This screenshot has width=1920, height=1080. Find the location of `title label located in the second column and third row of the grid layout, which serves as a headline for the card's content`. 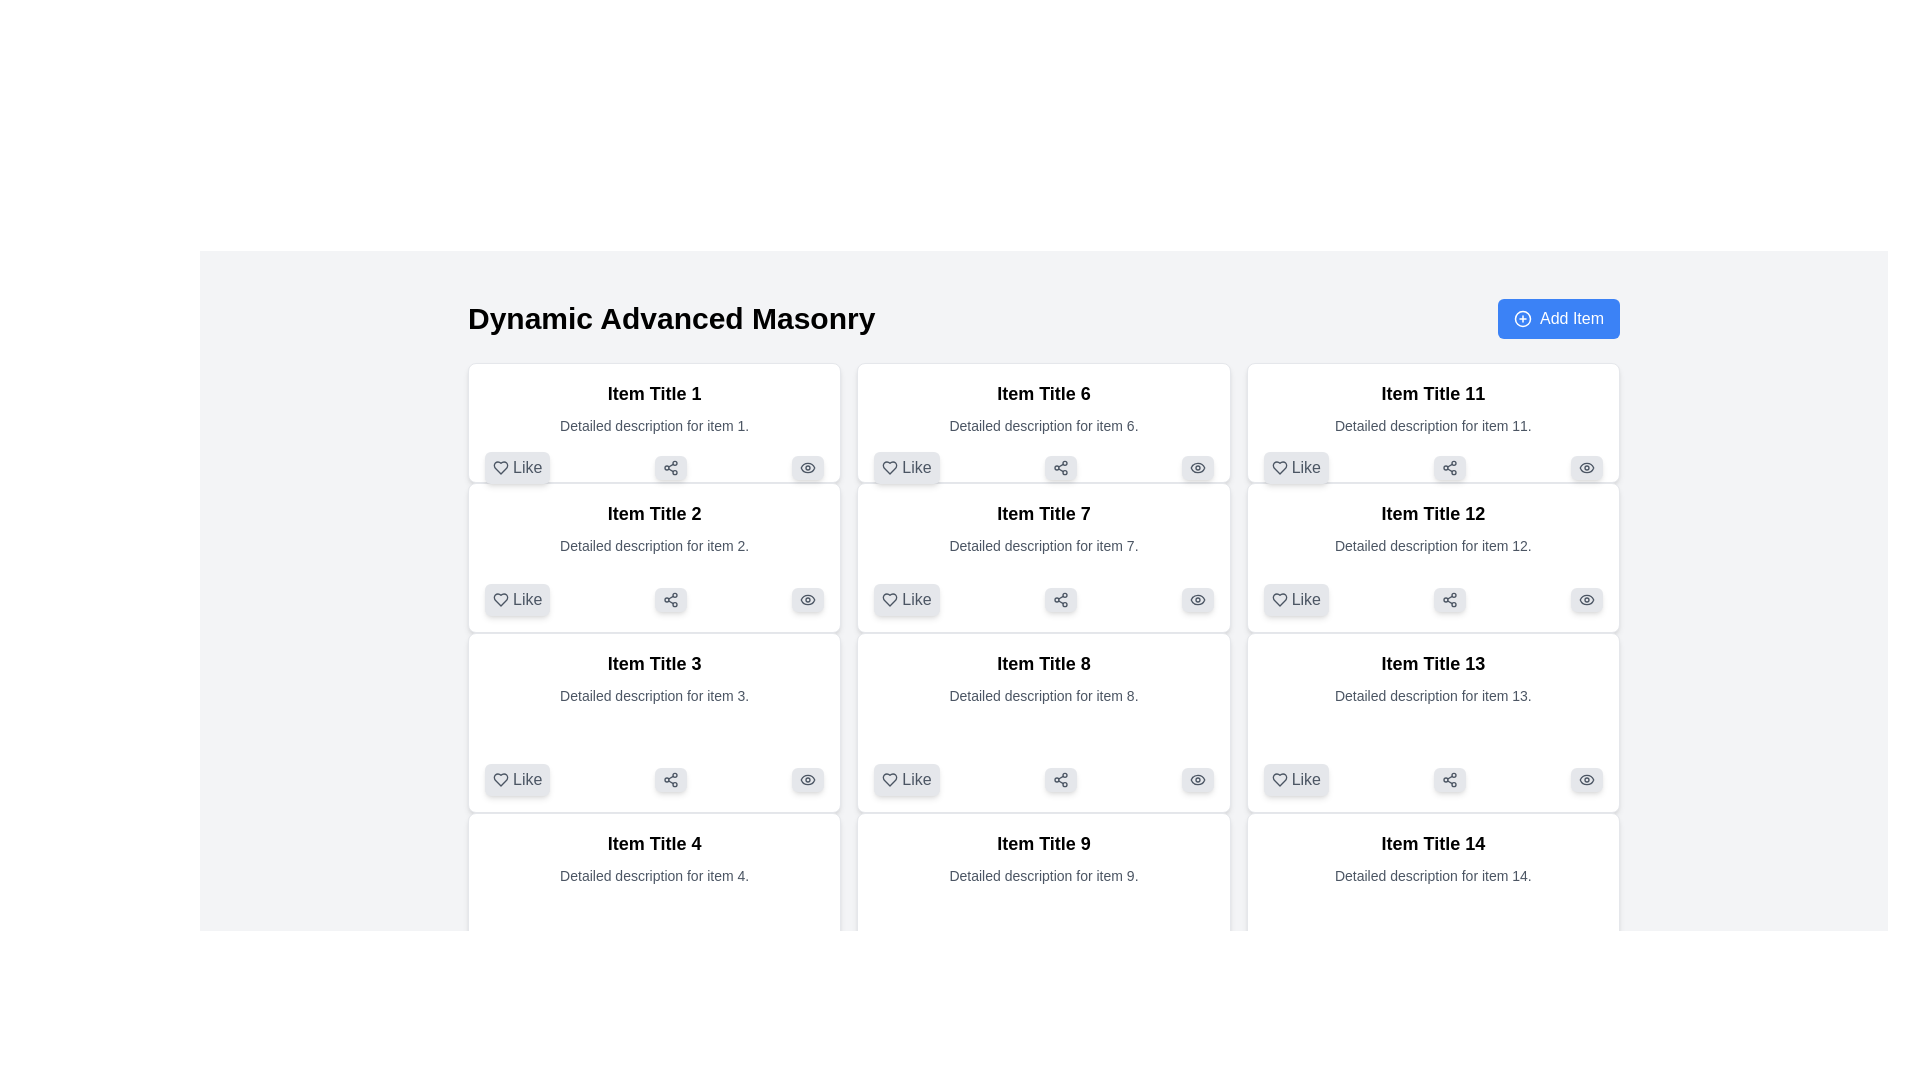

title label located in the second column and third row of the grid layout, which serves as a headline for the card's content is located at coordinates (1042, 663).